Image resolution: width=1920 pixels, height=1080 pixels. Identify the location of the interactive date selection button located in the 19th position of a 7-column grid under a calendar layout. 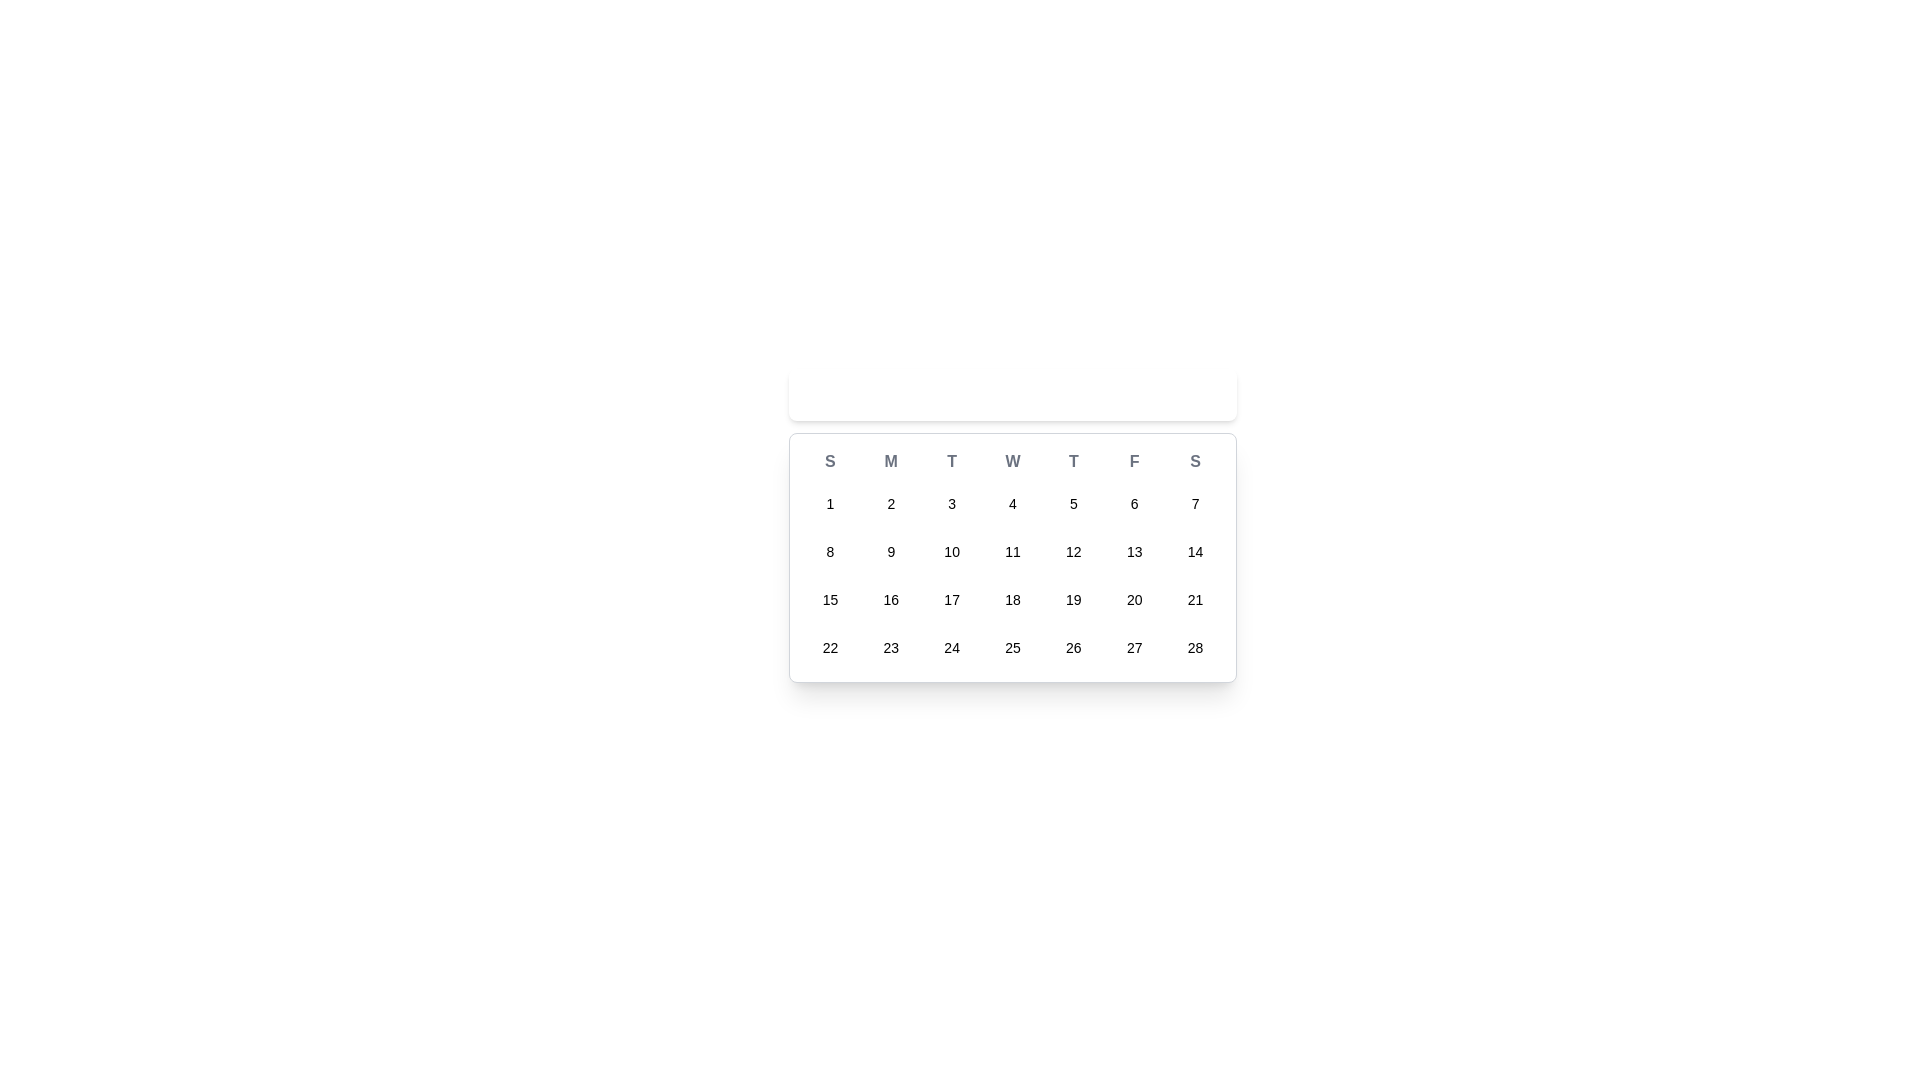
(1072, 599).